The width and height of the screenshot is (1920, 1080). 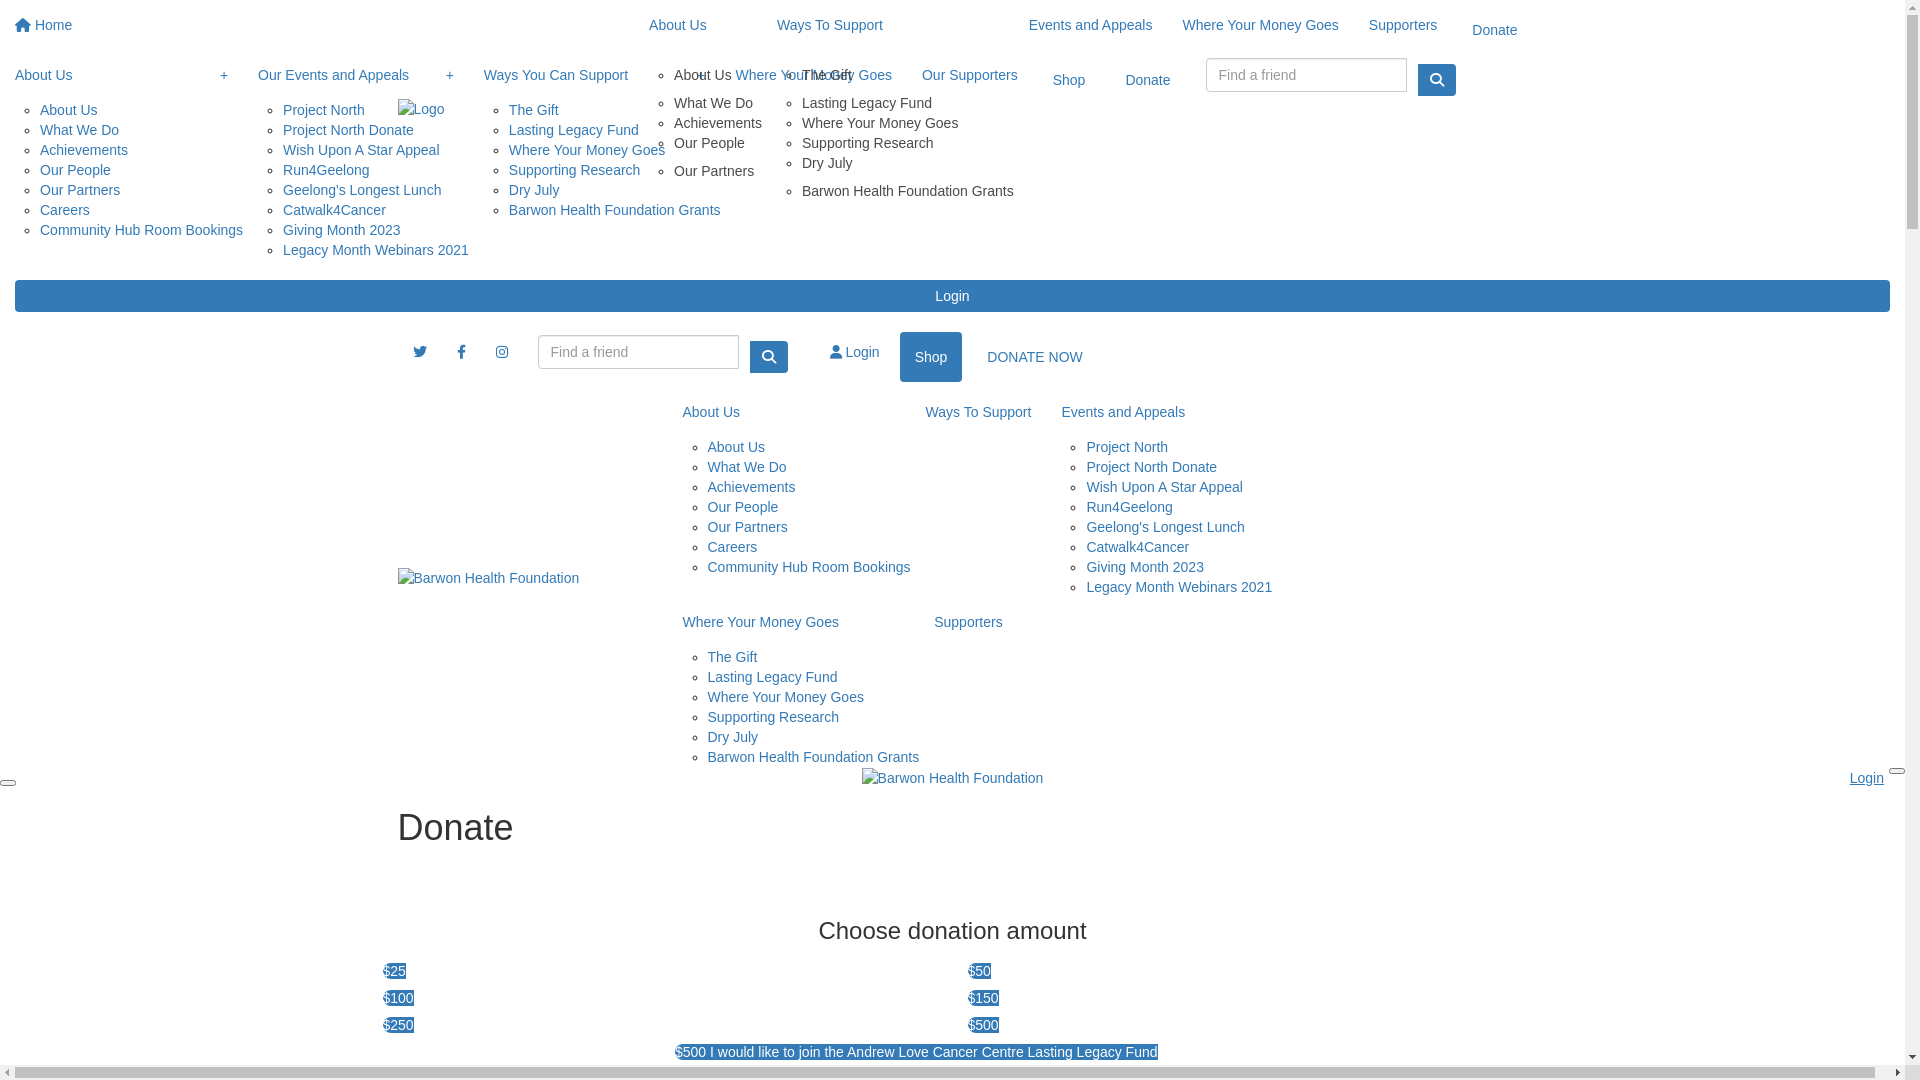 I want to click on 'Achievements', so click(x=718, y=123).